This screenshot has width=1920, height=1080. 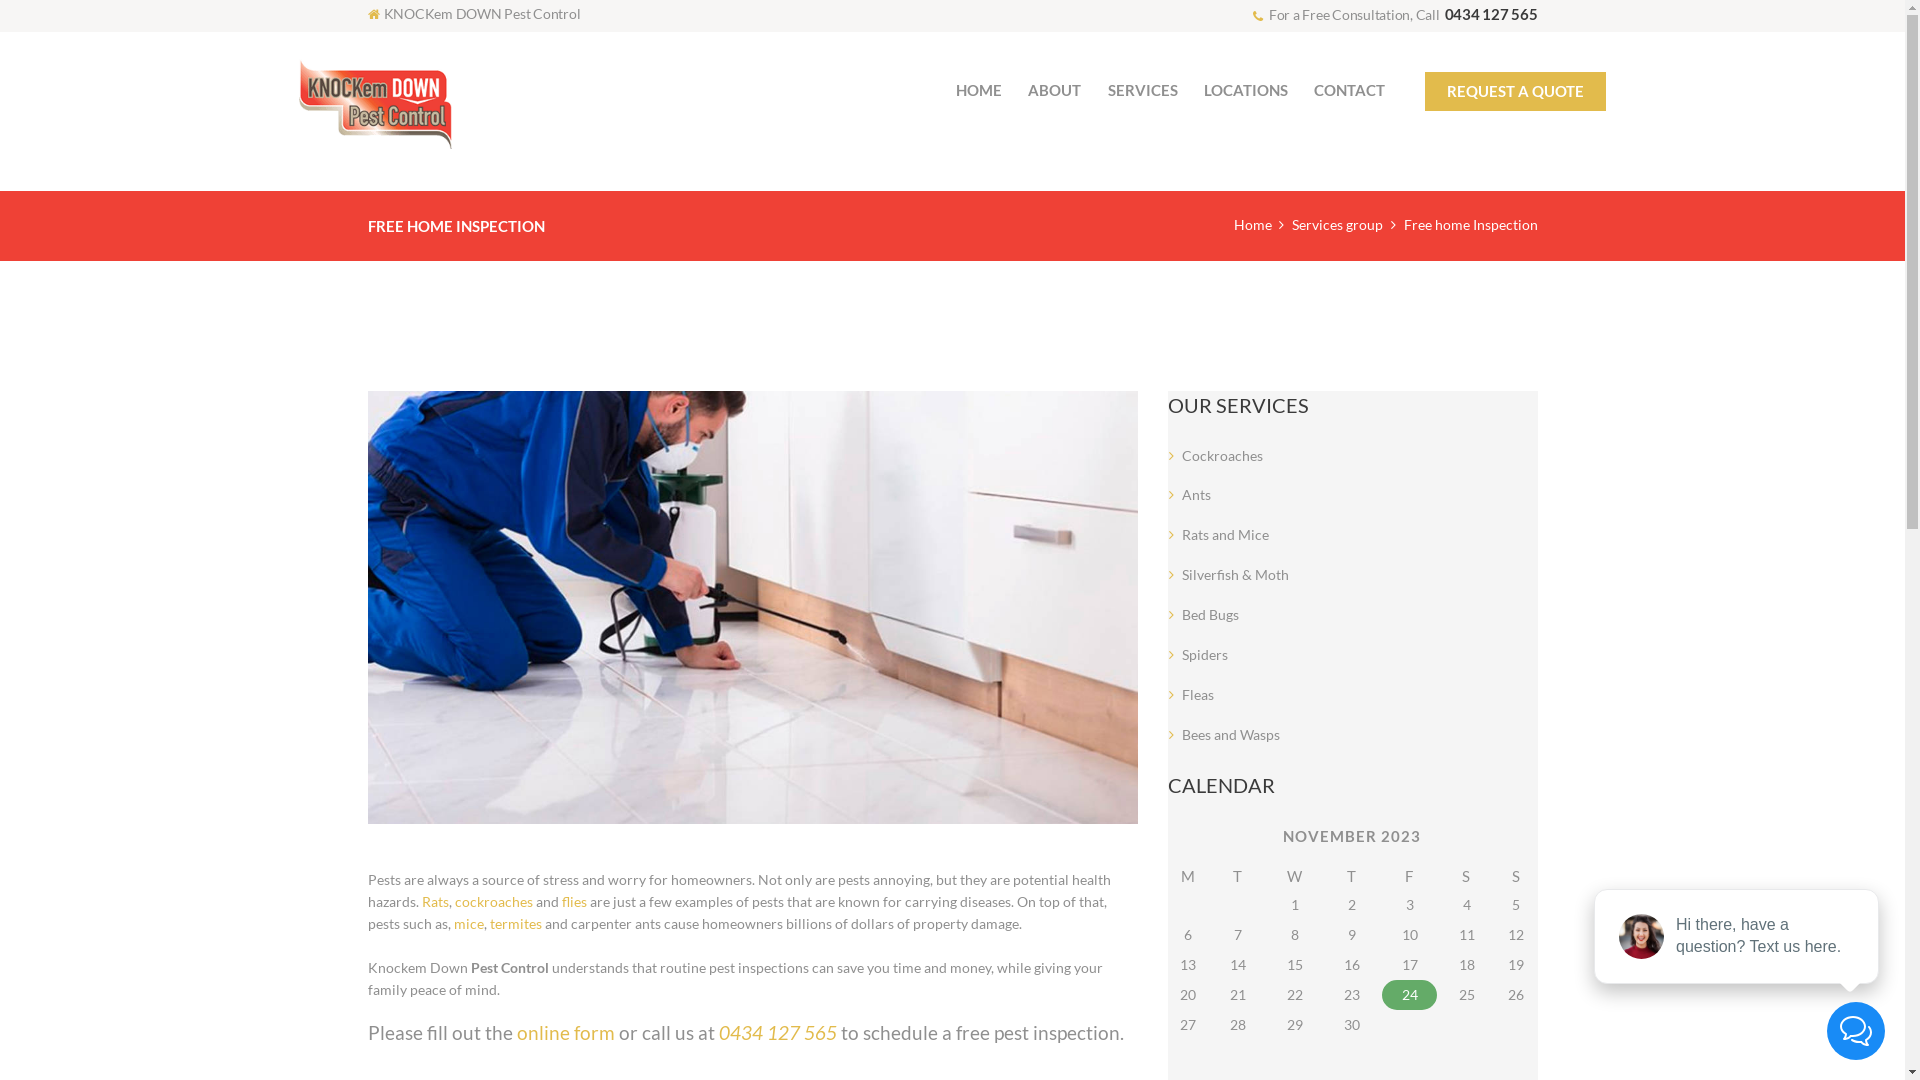 I want to click on 'ABOUT', so click(x=1053, y=90).